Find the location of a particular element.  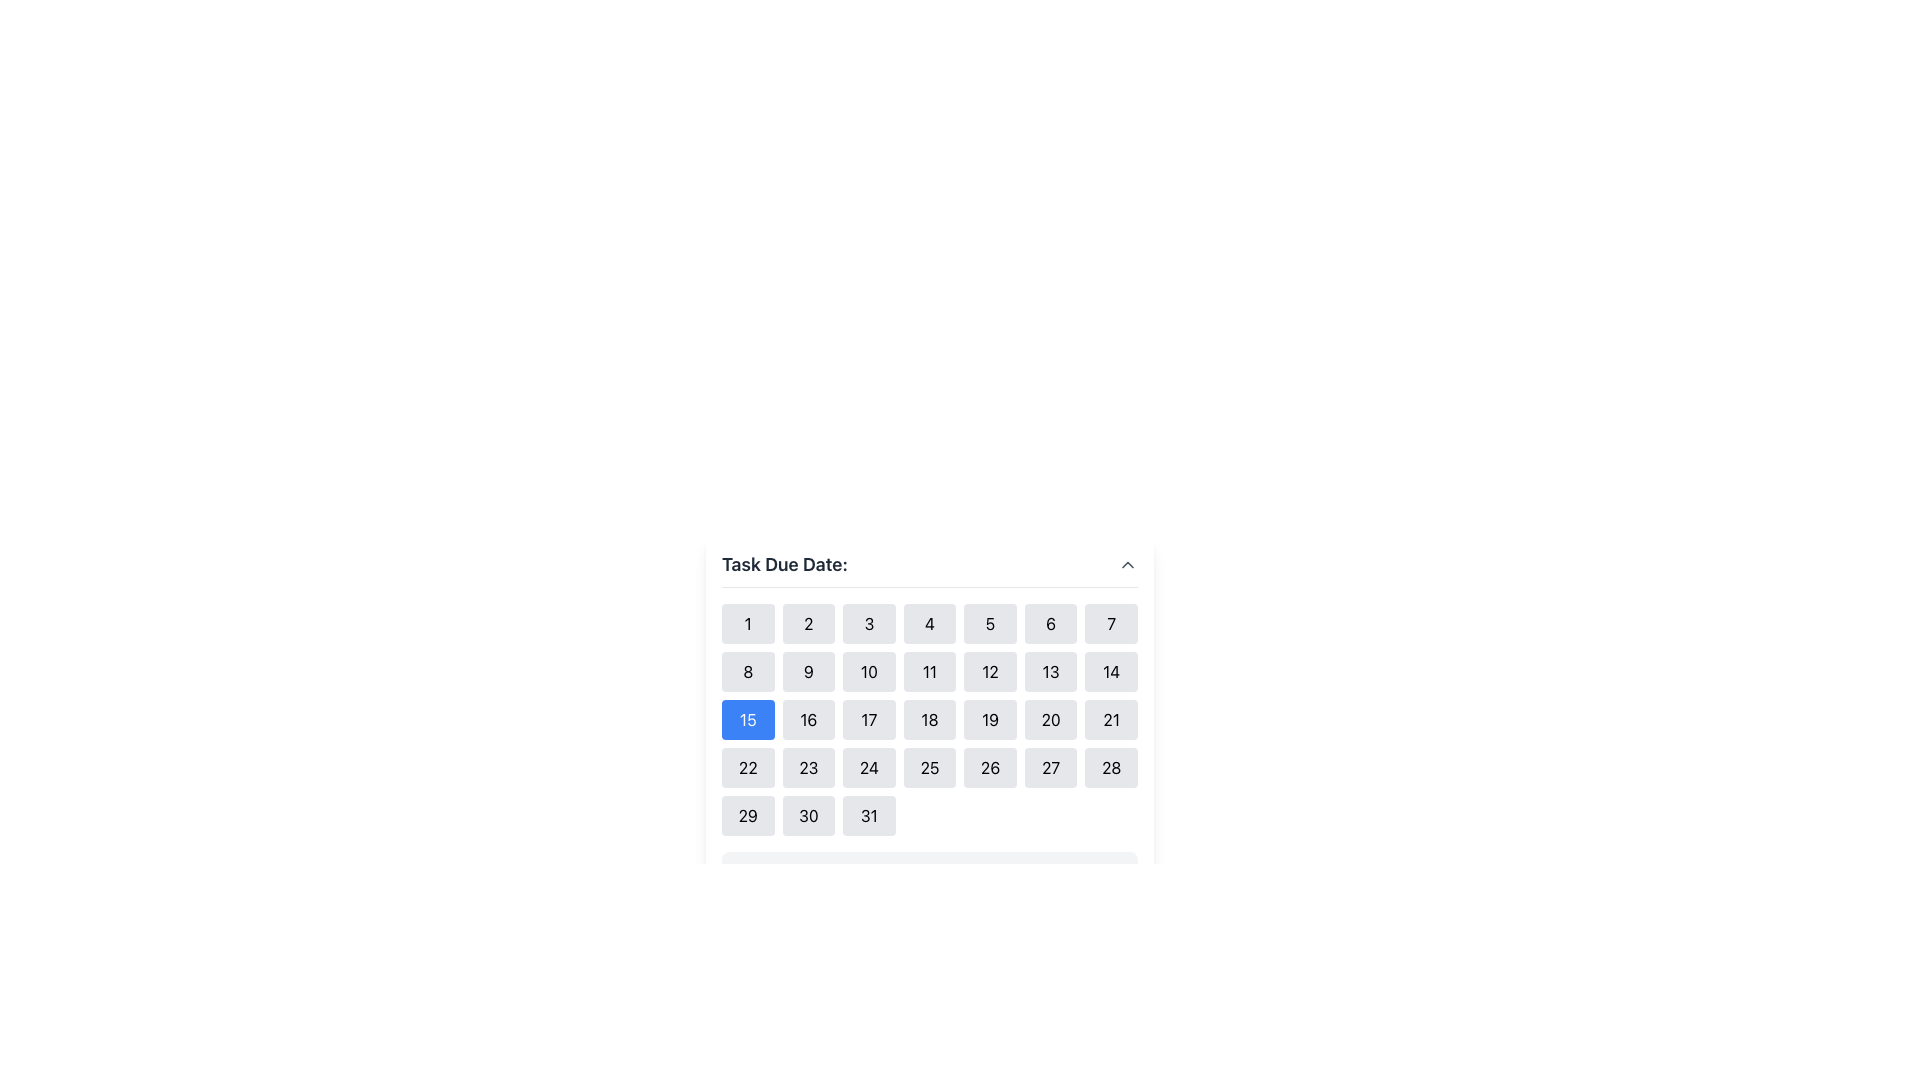

the square button with a light gray background and the number '26' in black text is located at coordinates (990, 766).